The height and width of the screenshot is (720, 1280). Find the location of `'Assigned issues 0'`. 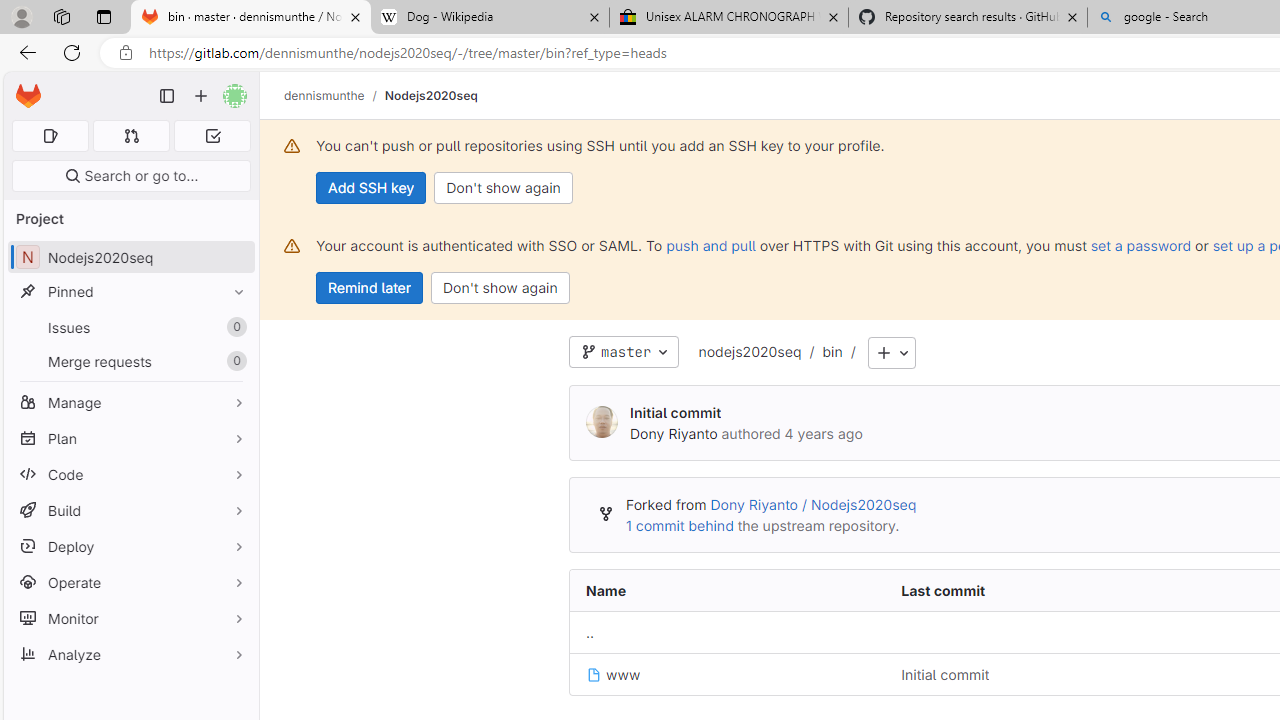

'Assigned issues 0' is located at coordinates (50, 135).